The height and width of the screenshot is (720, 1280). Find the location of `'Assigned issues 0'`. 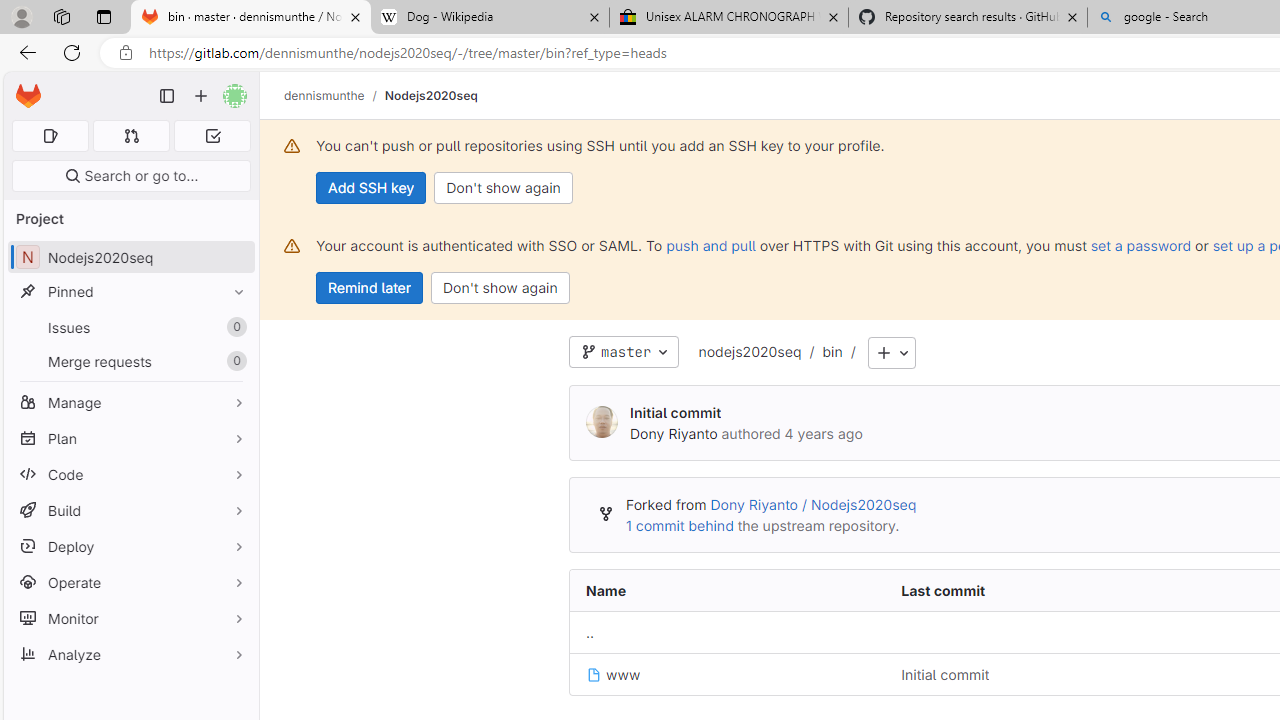

'Assigned issues 0' is located at coordinates (50, 135).